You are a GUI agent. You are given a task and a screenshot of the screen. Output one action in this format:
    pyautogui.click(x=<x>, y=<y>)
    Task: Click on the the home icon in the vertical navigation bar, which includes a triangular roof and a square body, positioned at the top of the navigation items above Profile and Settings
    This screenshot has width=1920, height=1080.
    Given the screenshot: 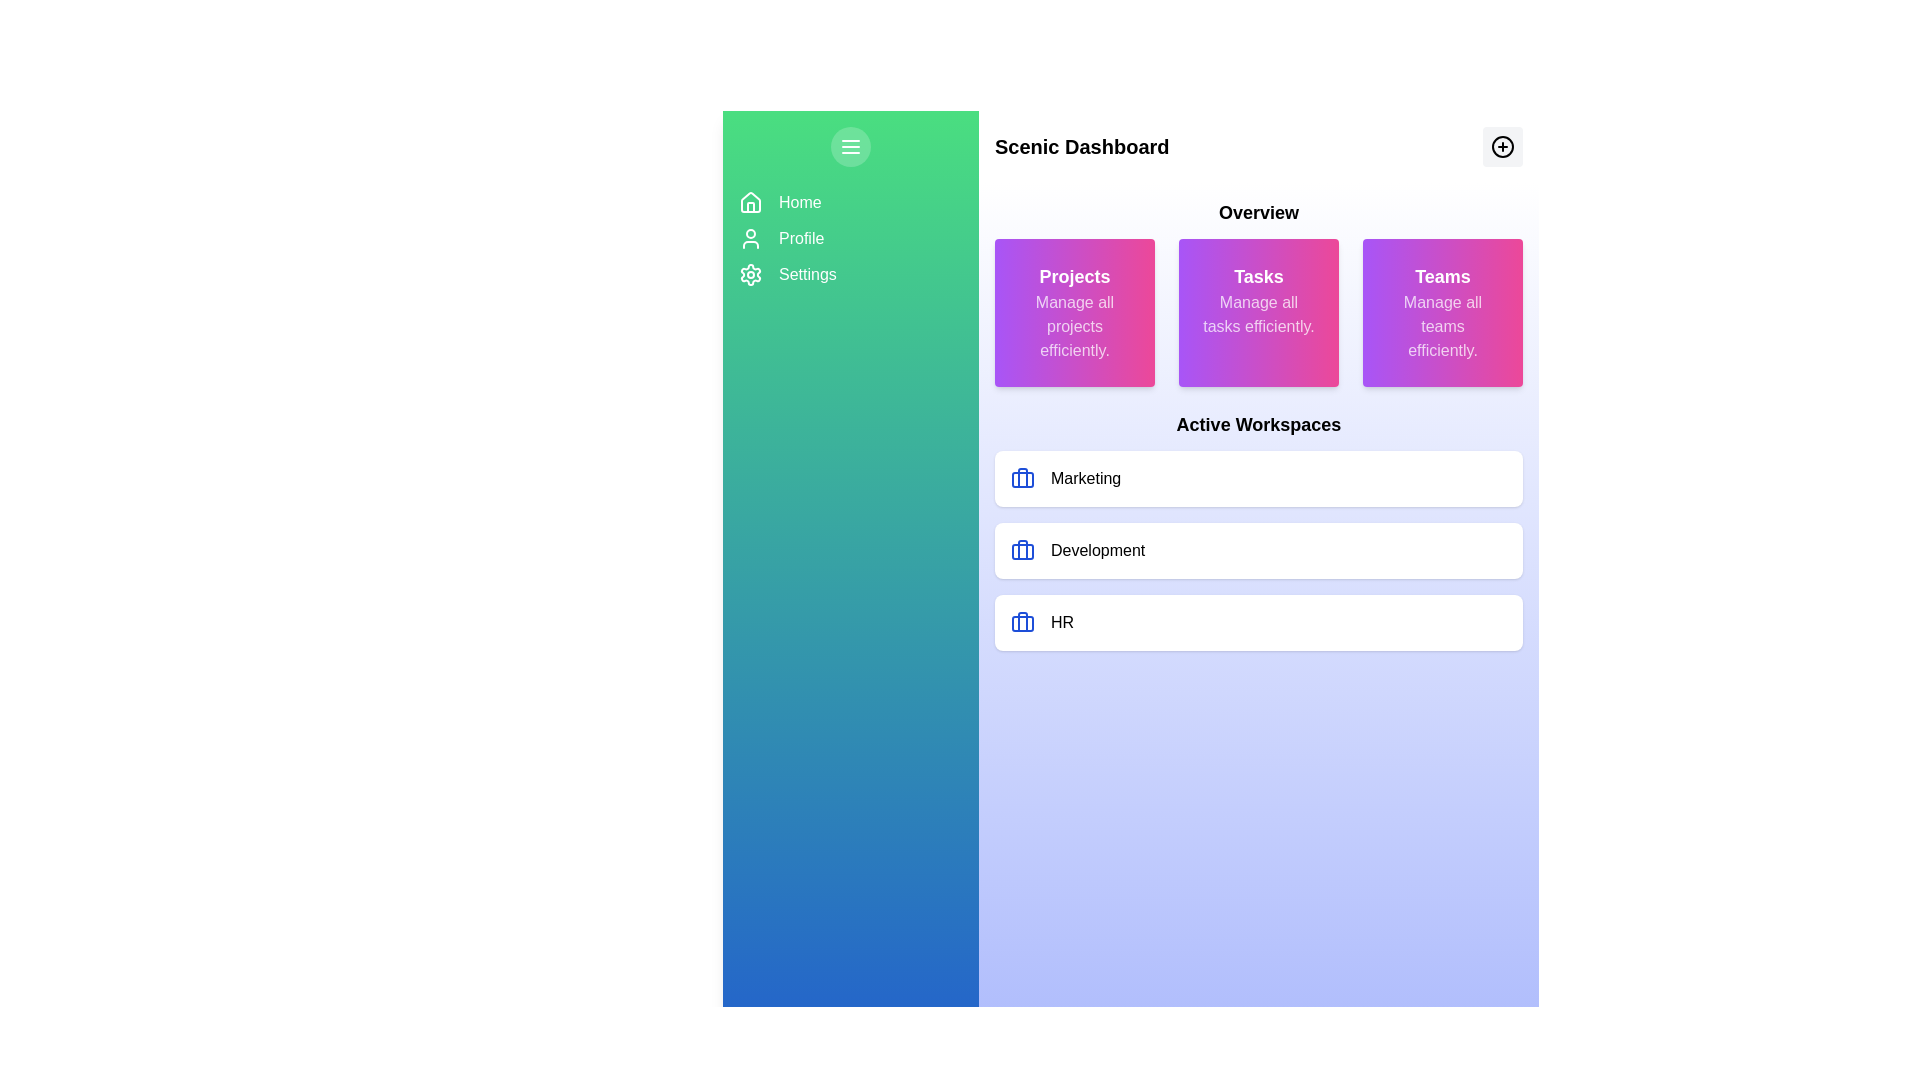 What is the action you would take?
    pyautogui.click(x=749, y=201)
    